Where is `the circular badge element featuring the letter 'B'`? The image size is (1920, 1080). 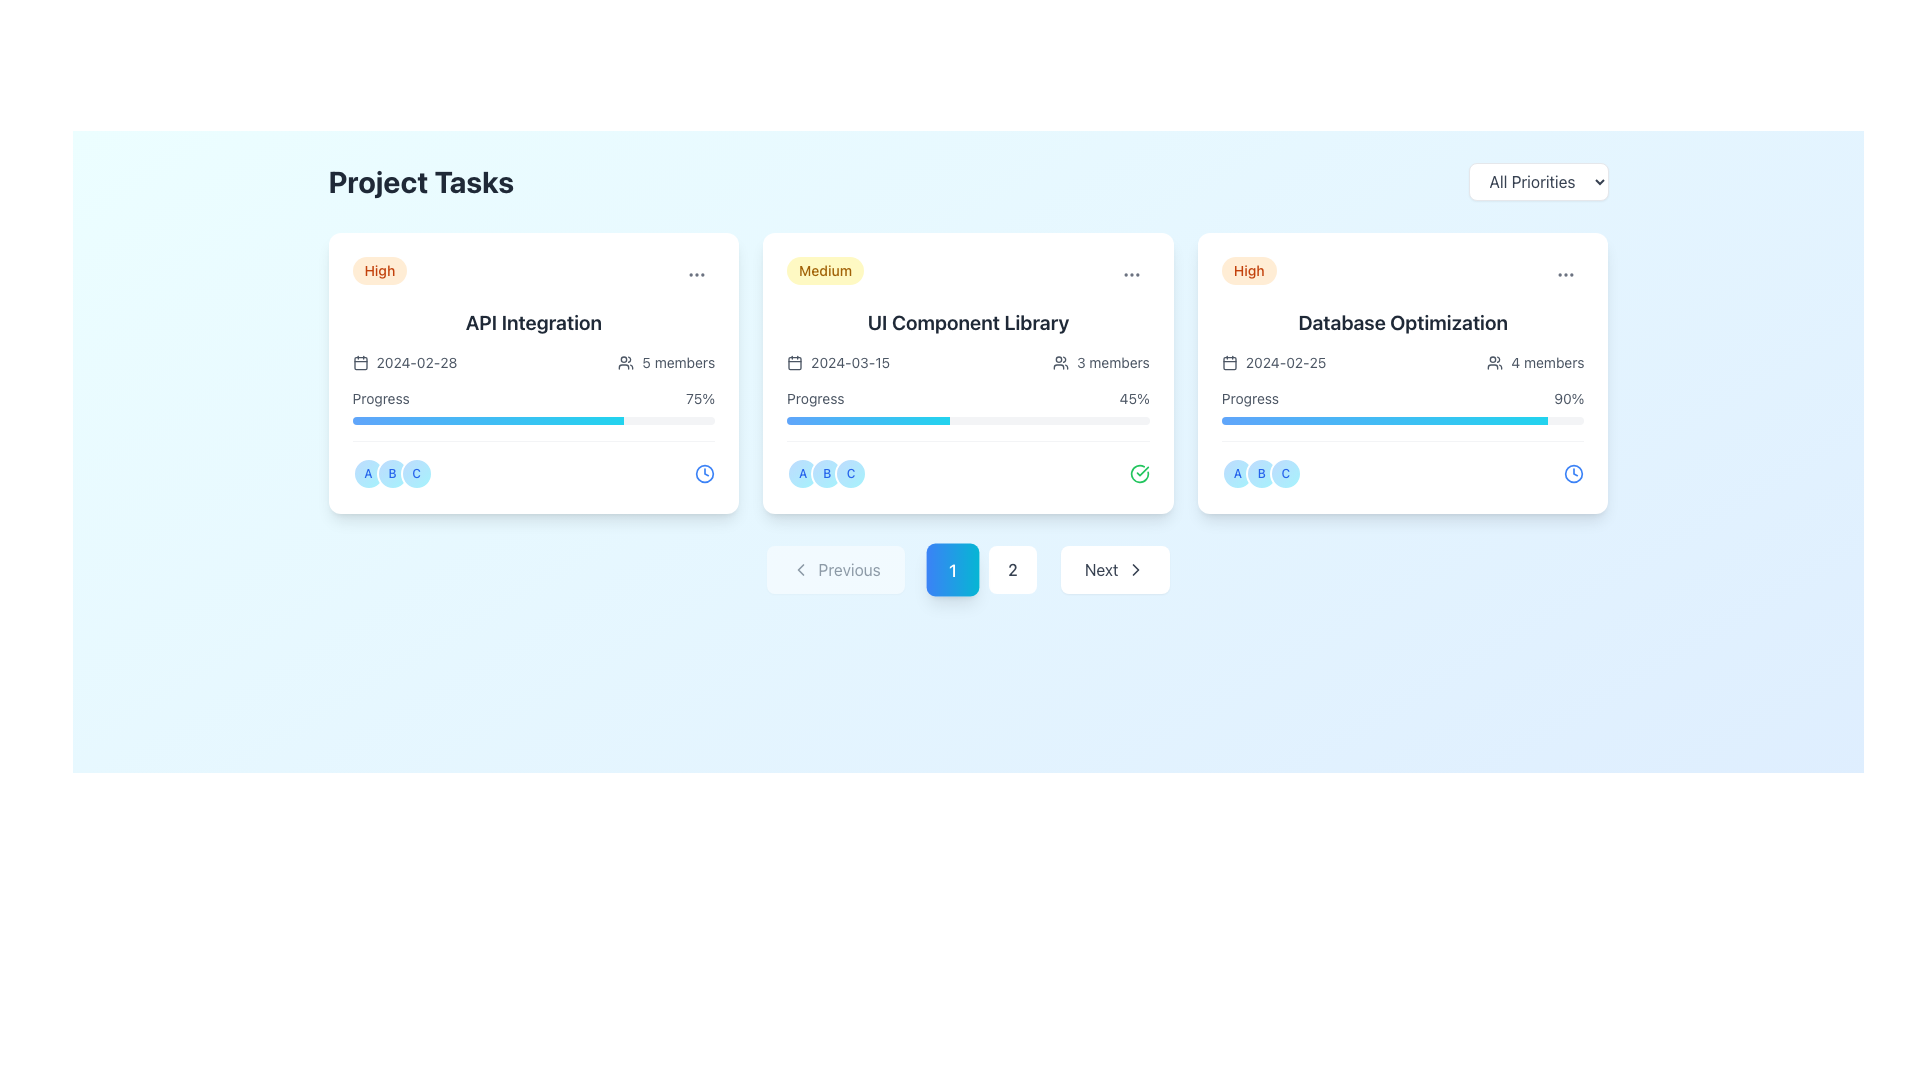 the circular badge element featuring the letter 'B' is located at coordinates (1260, 474).